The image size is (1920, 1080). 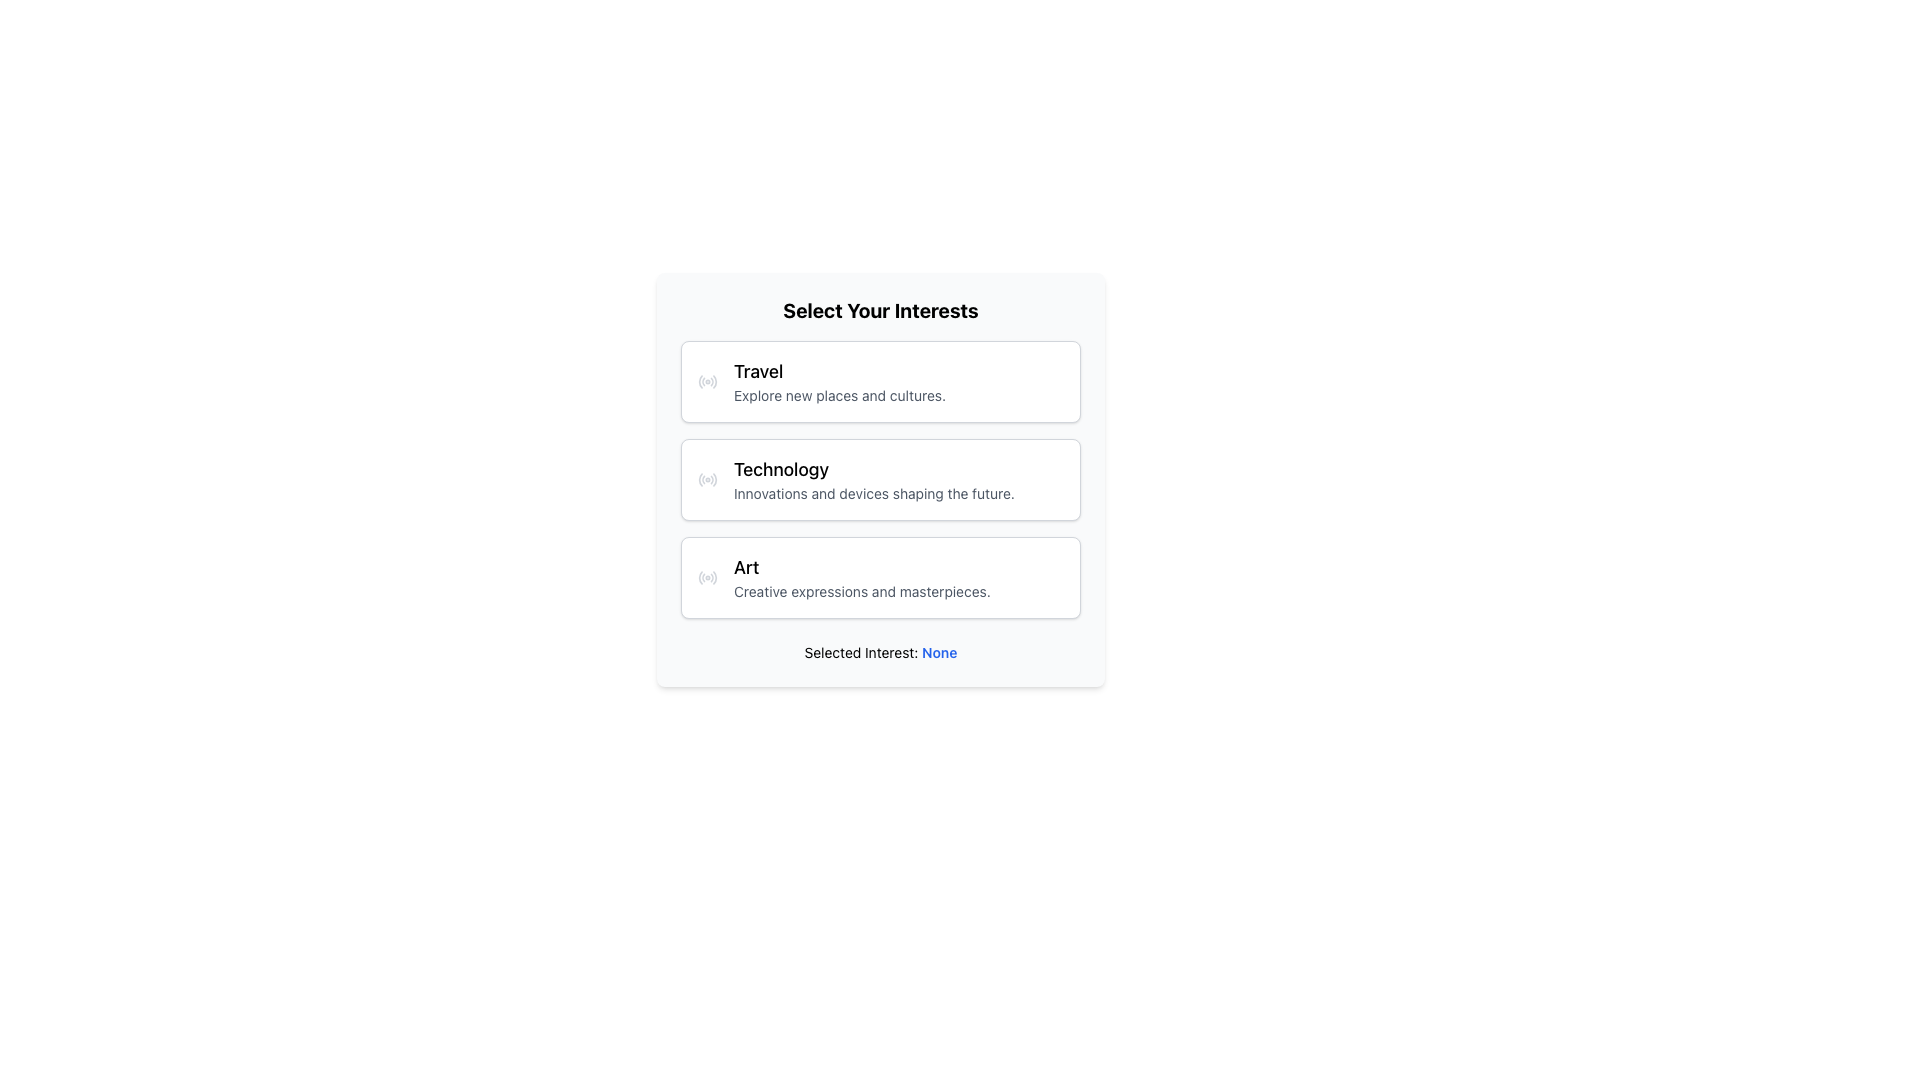 I want to click on the List item titled 'Technology' with a selection icon, so click(x=880, y=479).